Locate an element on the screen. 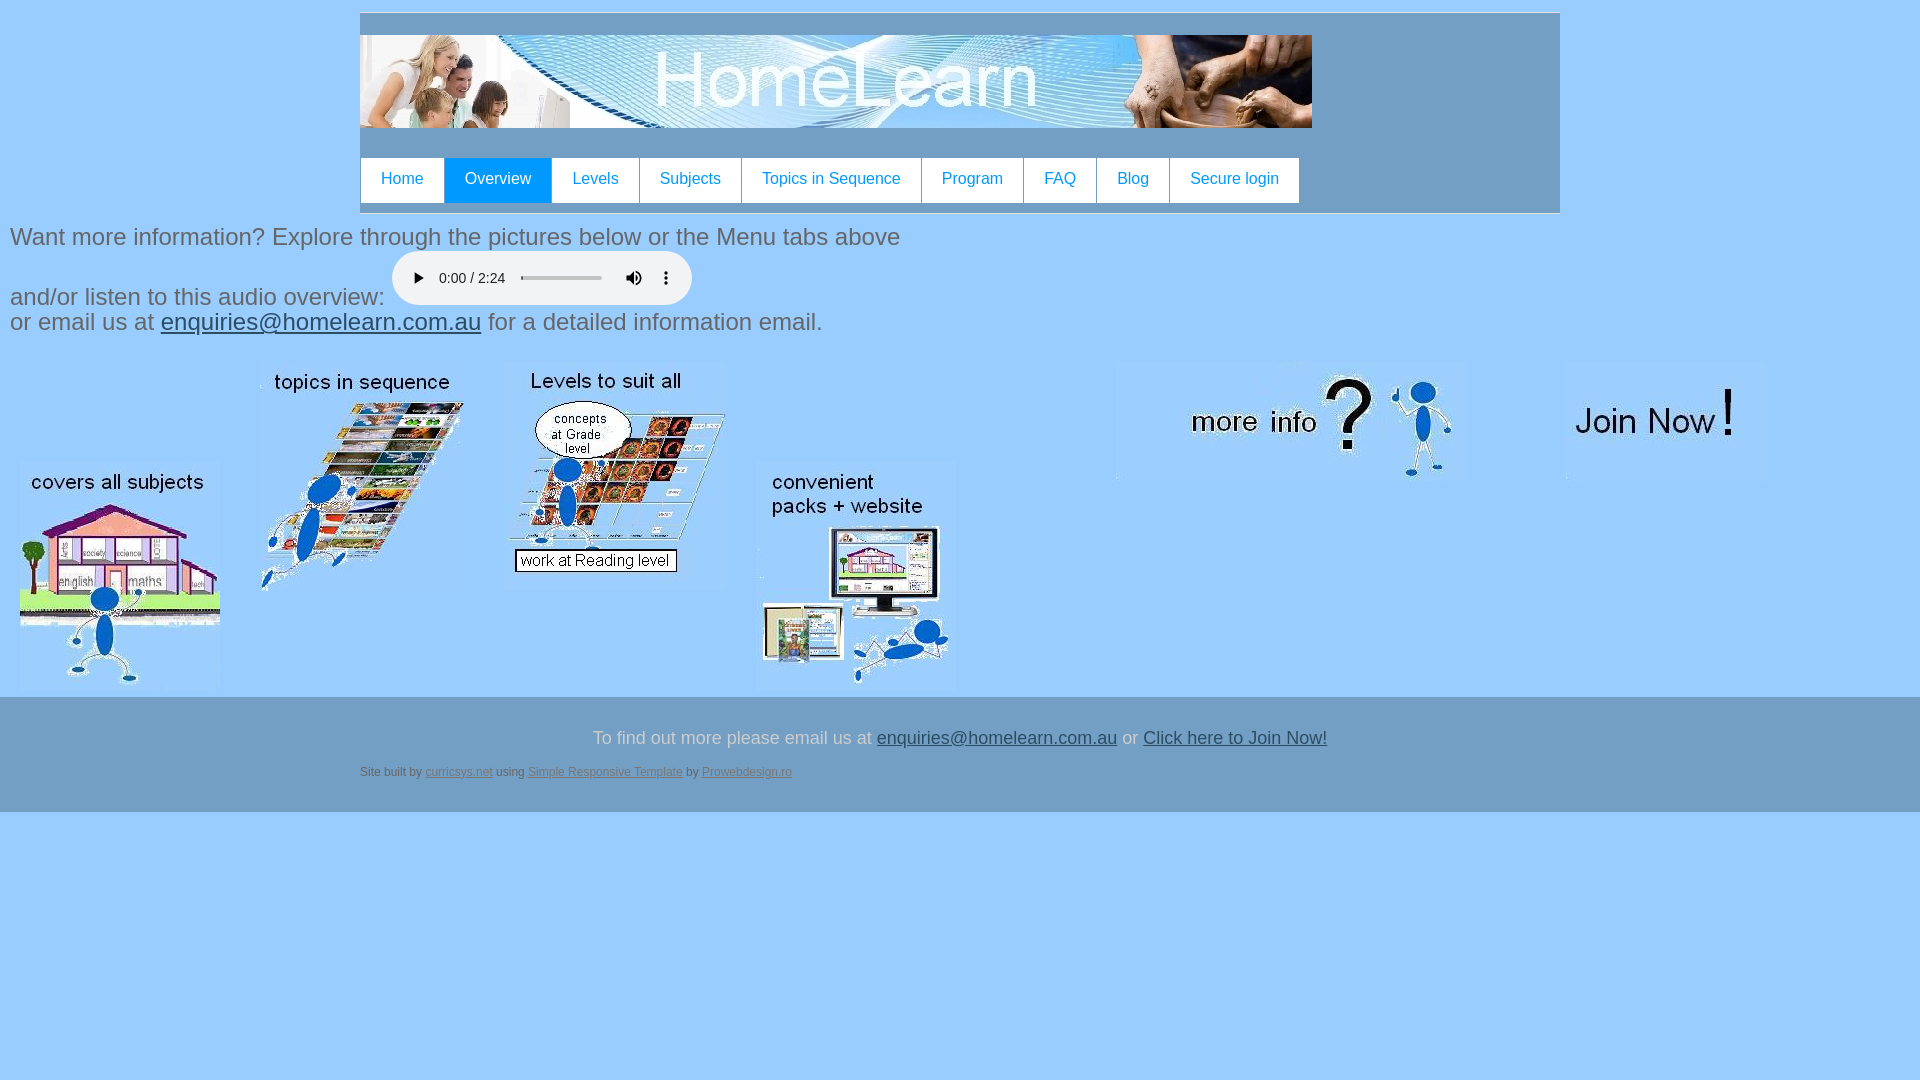 The width and height of the screenshot is (1920, 1080). 'Click here to Join up' is located at coordinates (1665, 419).